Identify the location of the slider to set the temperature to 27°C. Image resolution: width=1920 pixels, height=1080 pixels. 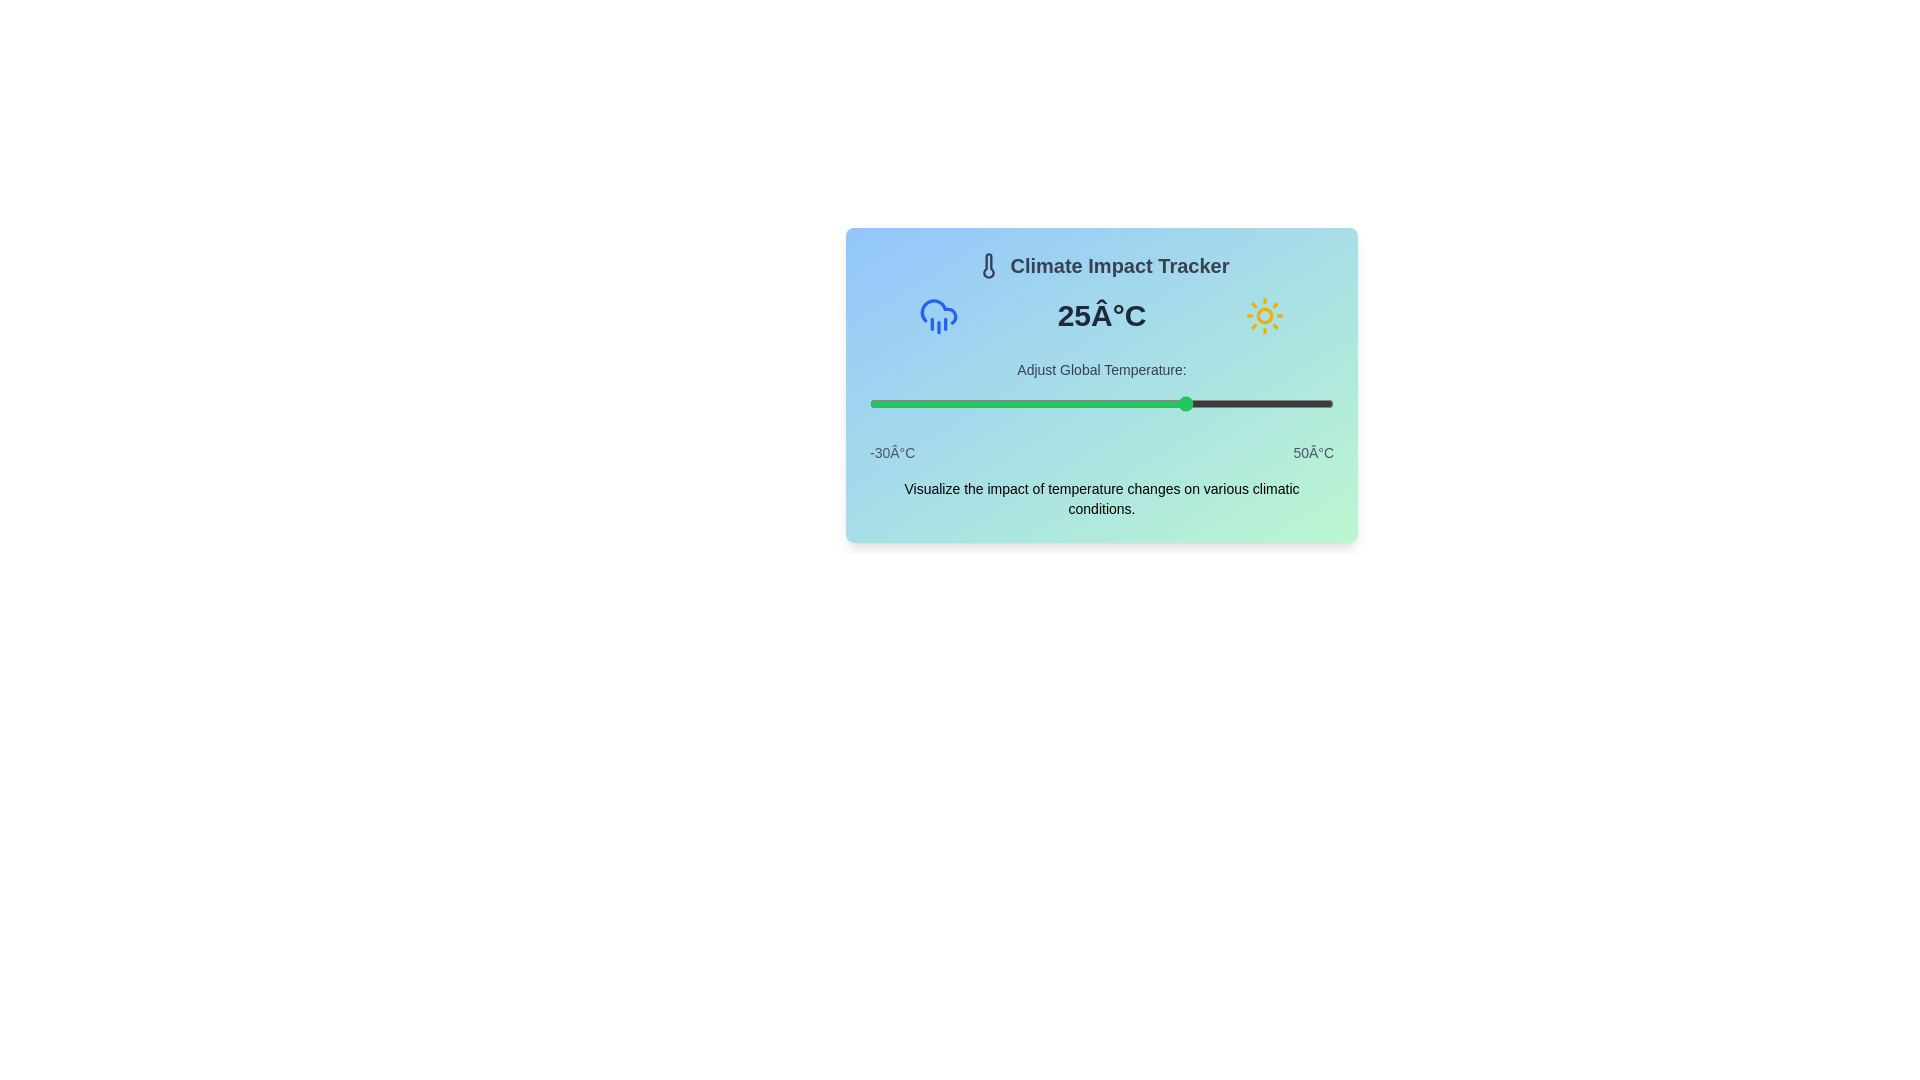
(1200, 404).